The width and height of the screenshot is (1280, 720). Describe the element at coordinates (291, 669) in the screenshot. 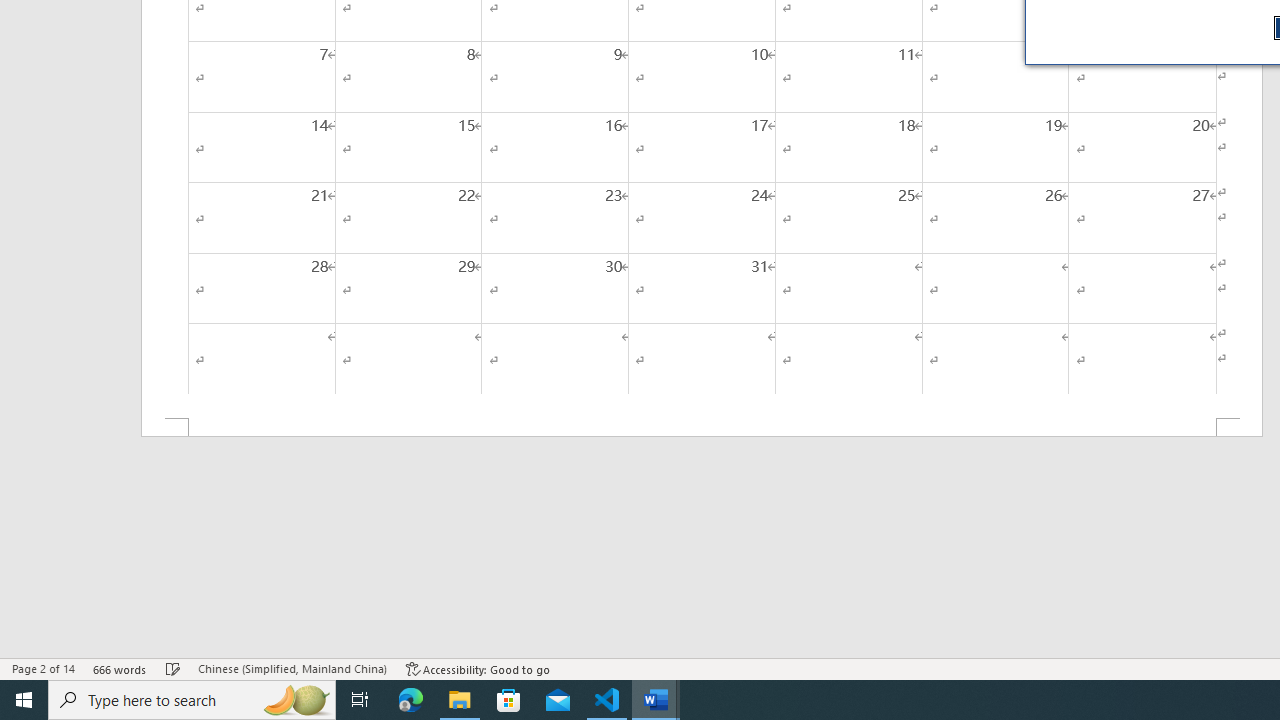

I see `'Language Chinese (Simplified, Mainland China)'` at that location.